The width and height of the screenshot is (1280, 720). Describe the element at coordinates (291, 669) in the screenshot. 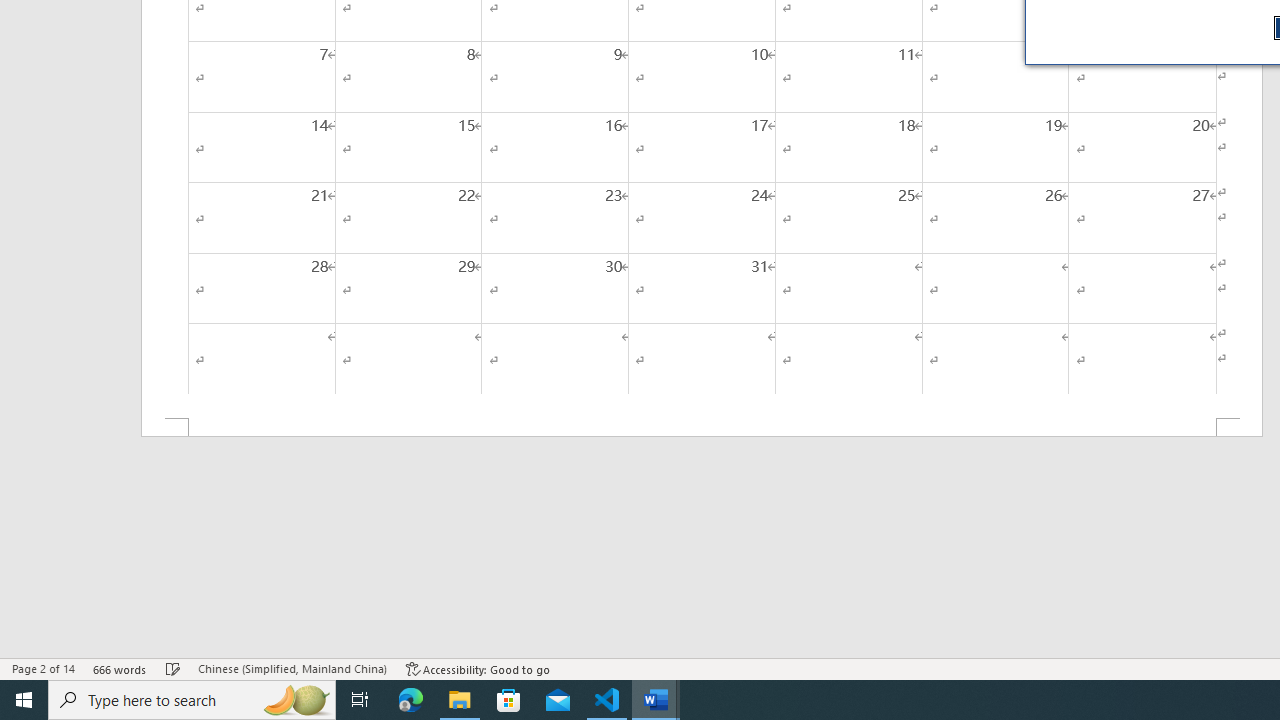

I see `'Language Chinese (Simplified, Mainland China)'` at that location.